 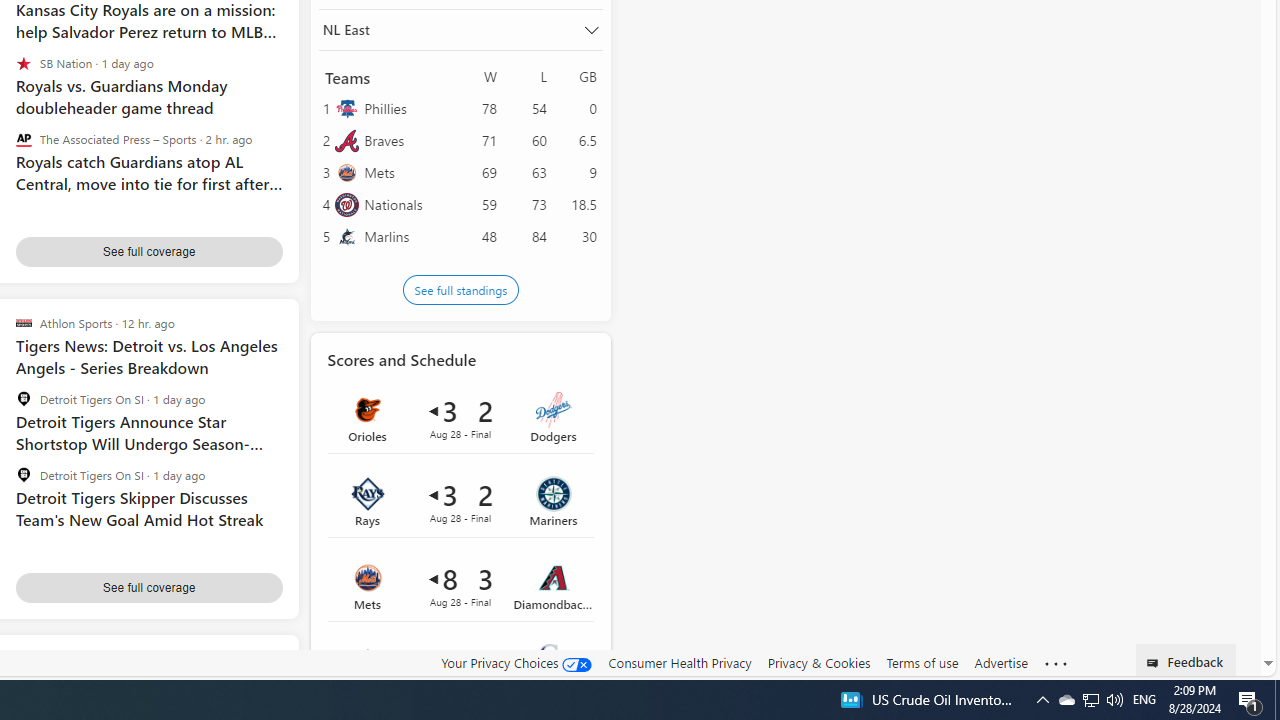 What do you see at coordinates (1055, 663) in the screenshot?
I see `'Class: oneFooter_seeMore-DS-EntryPoint1-1'` at bounding box center [1055, 663].